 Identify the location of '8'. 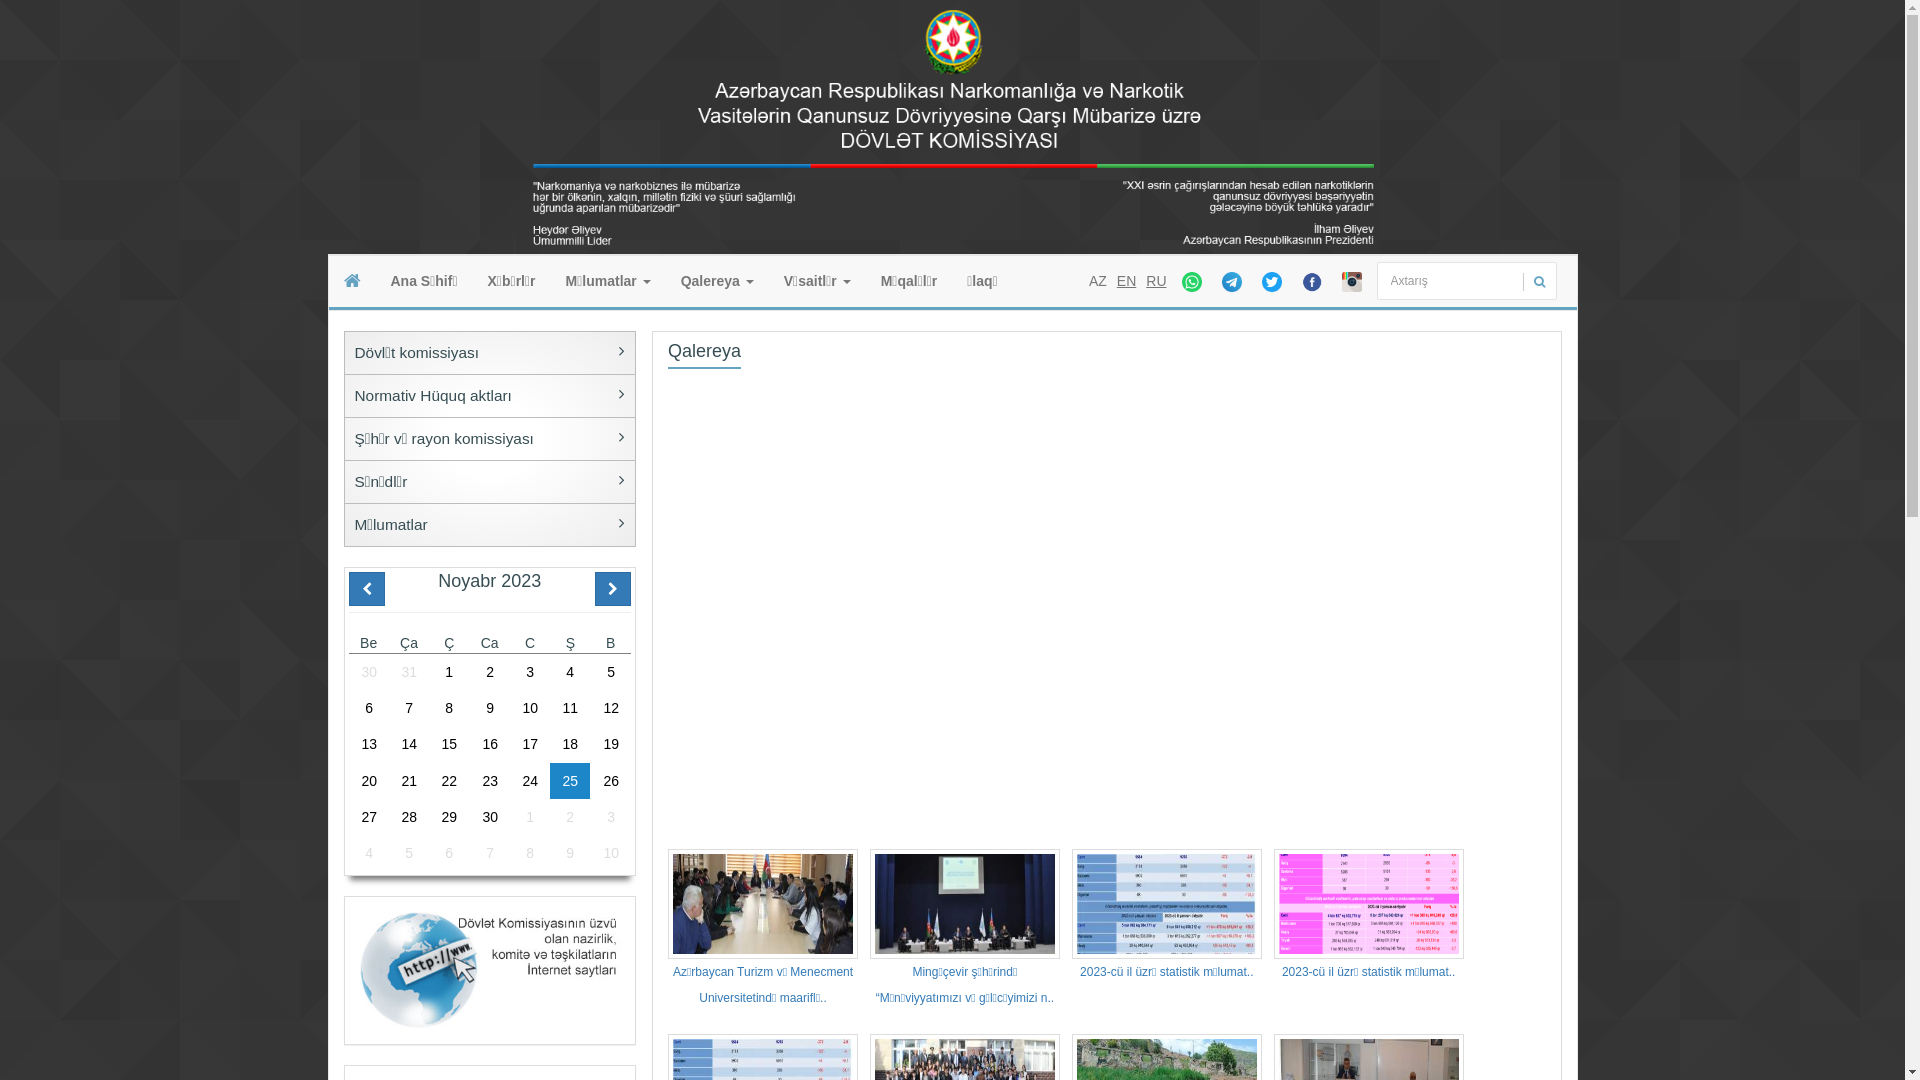
(448, 707).